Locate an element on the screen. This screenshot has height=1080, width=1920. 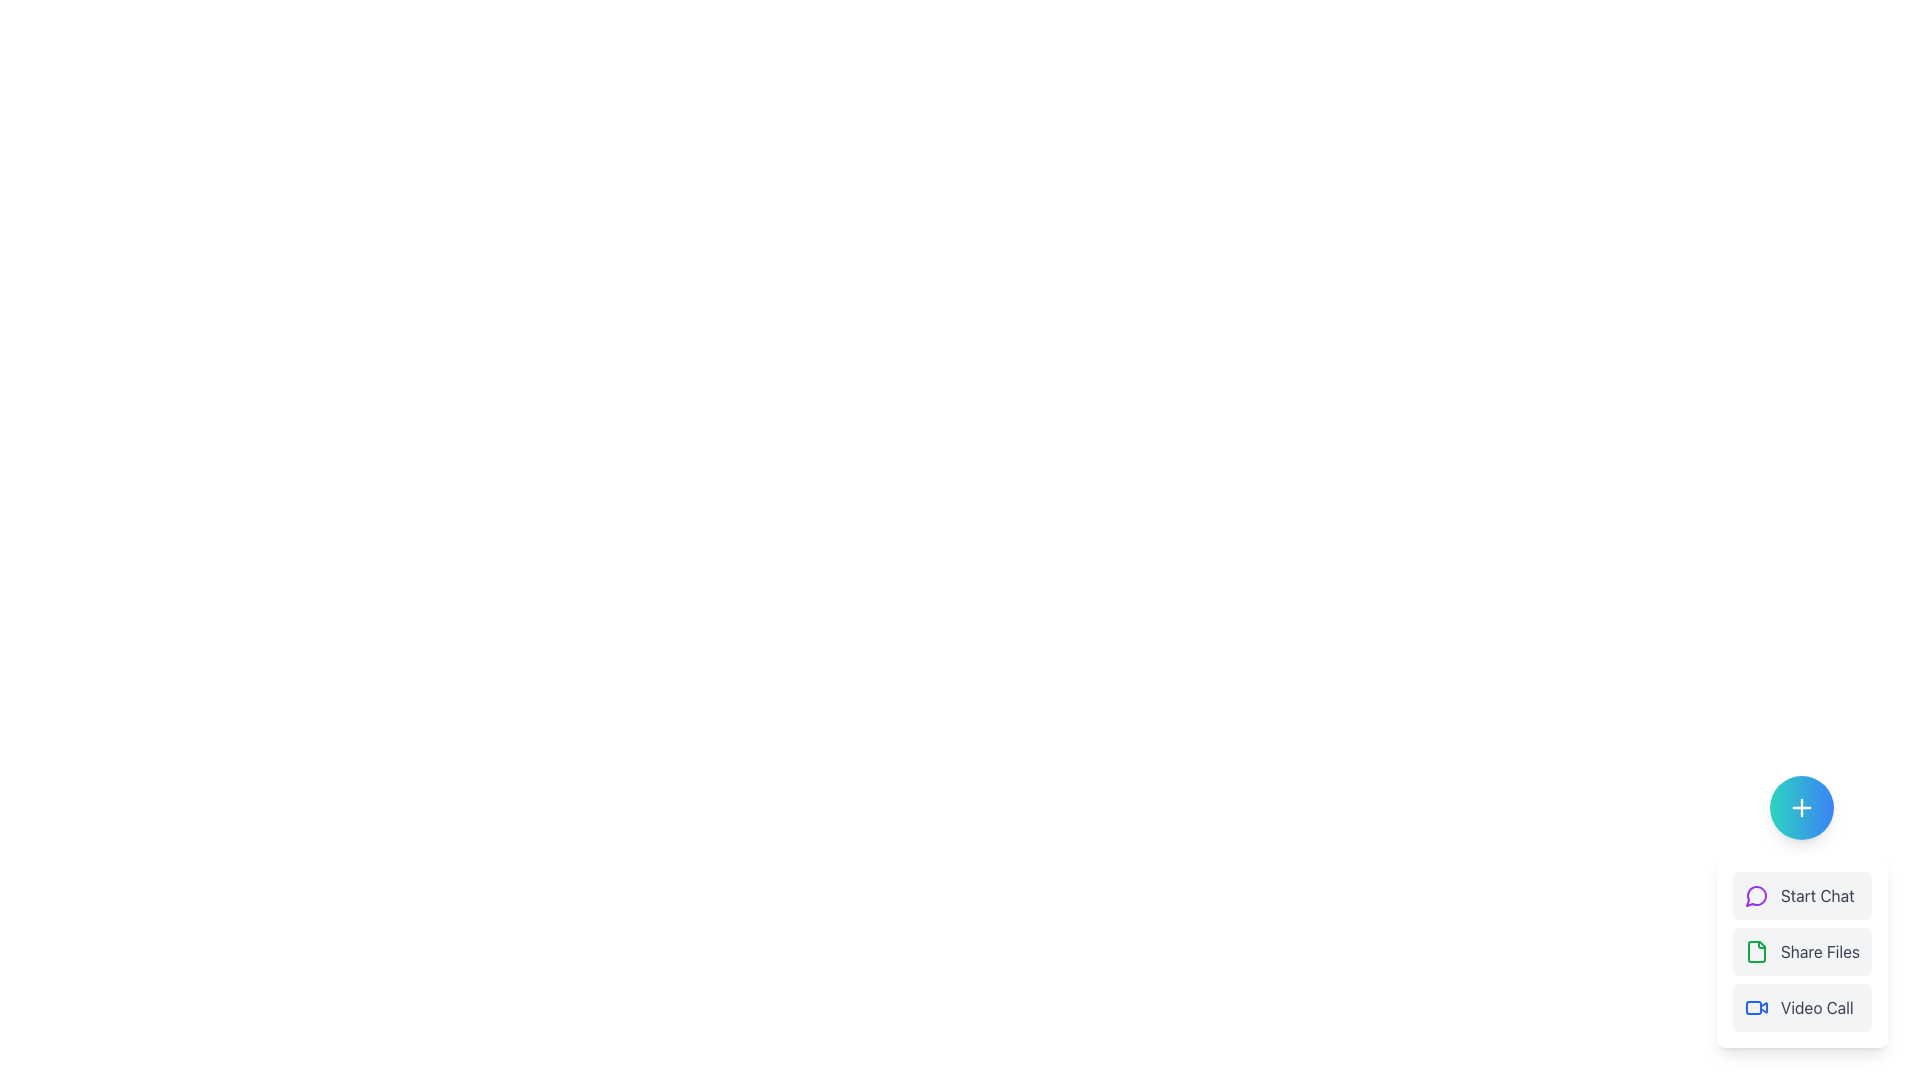
the 'Share Files' button which contains the green file icon with a rounded rectangle shape, positioned to the left of the text label 'Share Files' is located at coordinates (1755, 951).